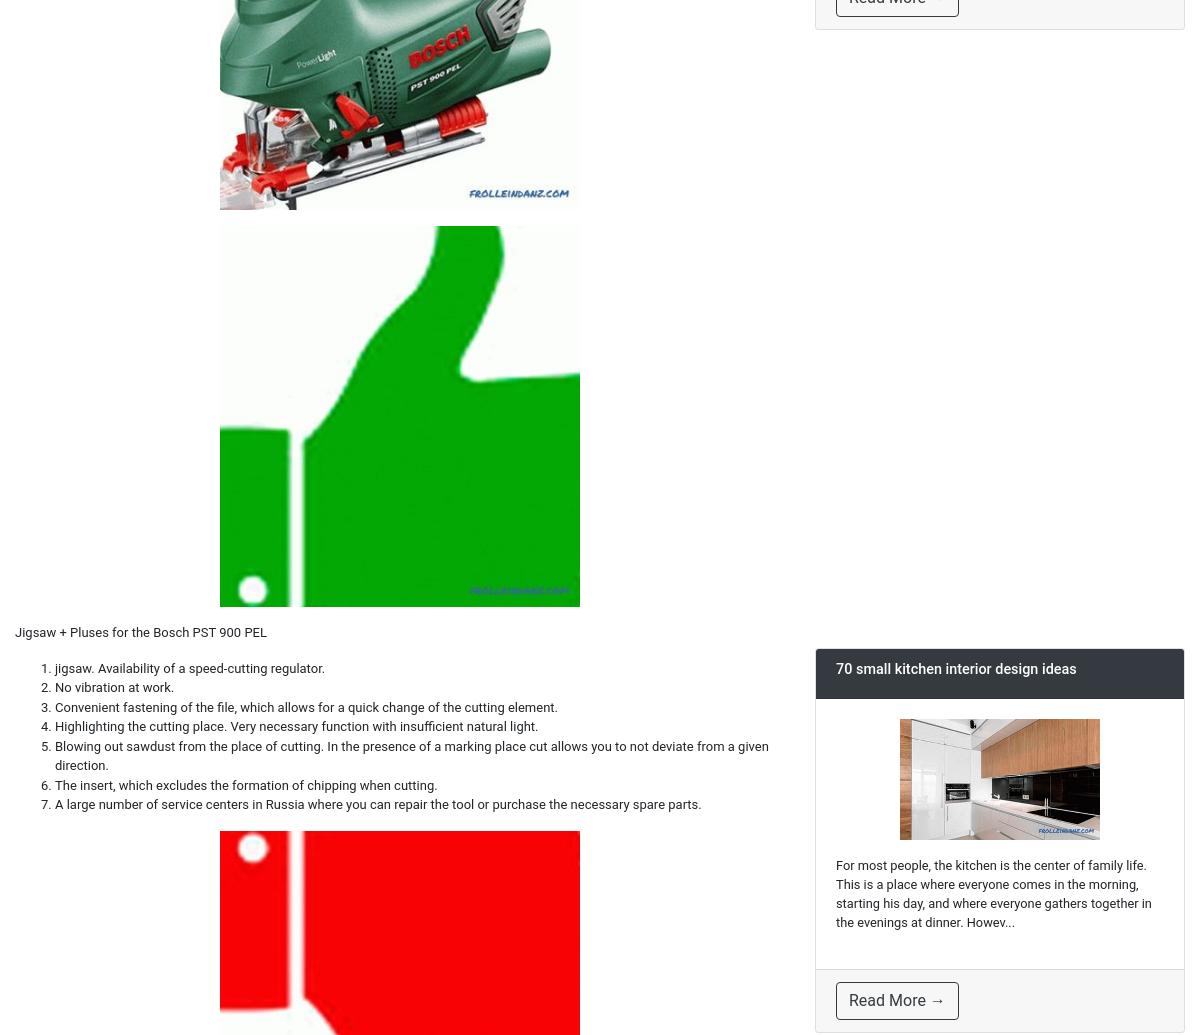  I want to click on 'Read More →', so click(896, 998).